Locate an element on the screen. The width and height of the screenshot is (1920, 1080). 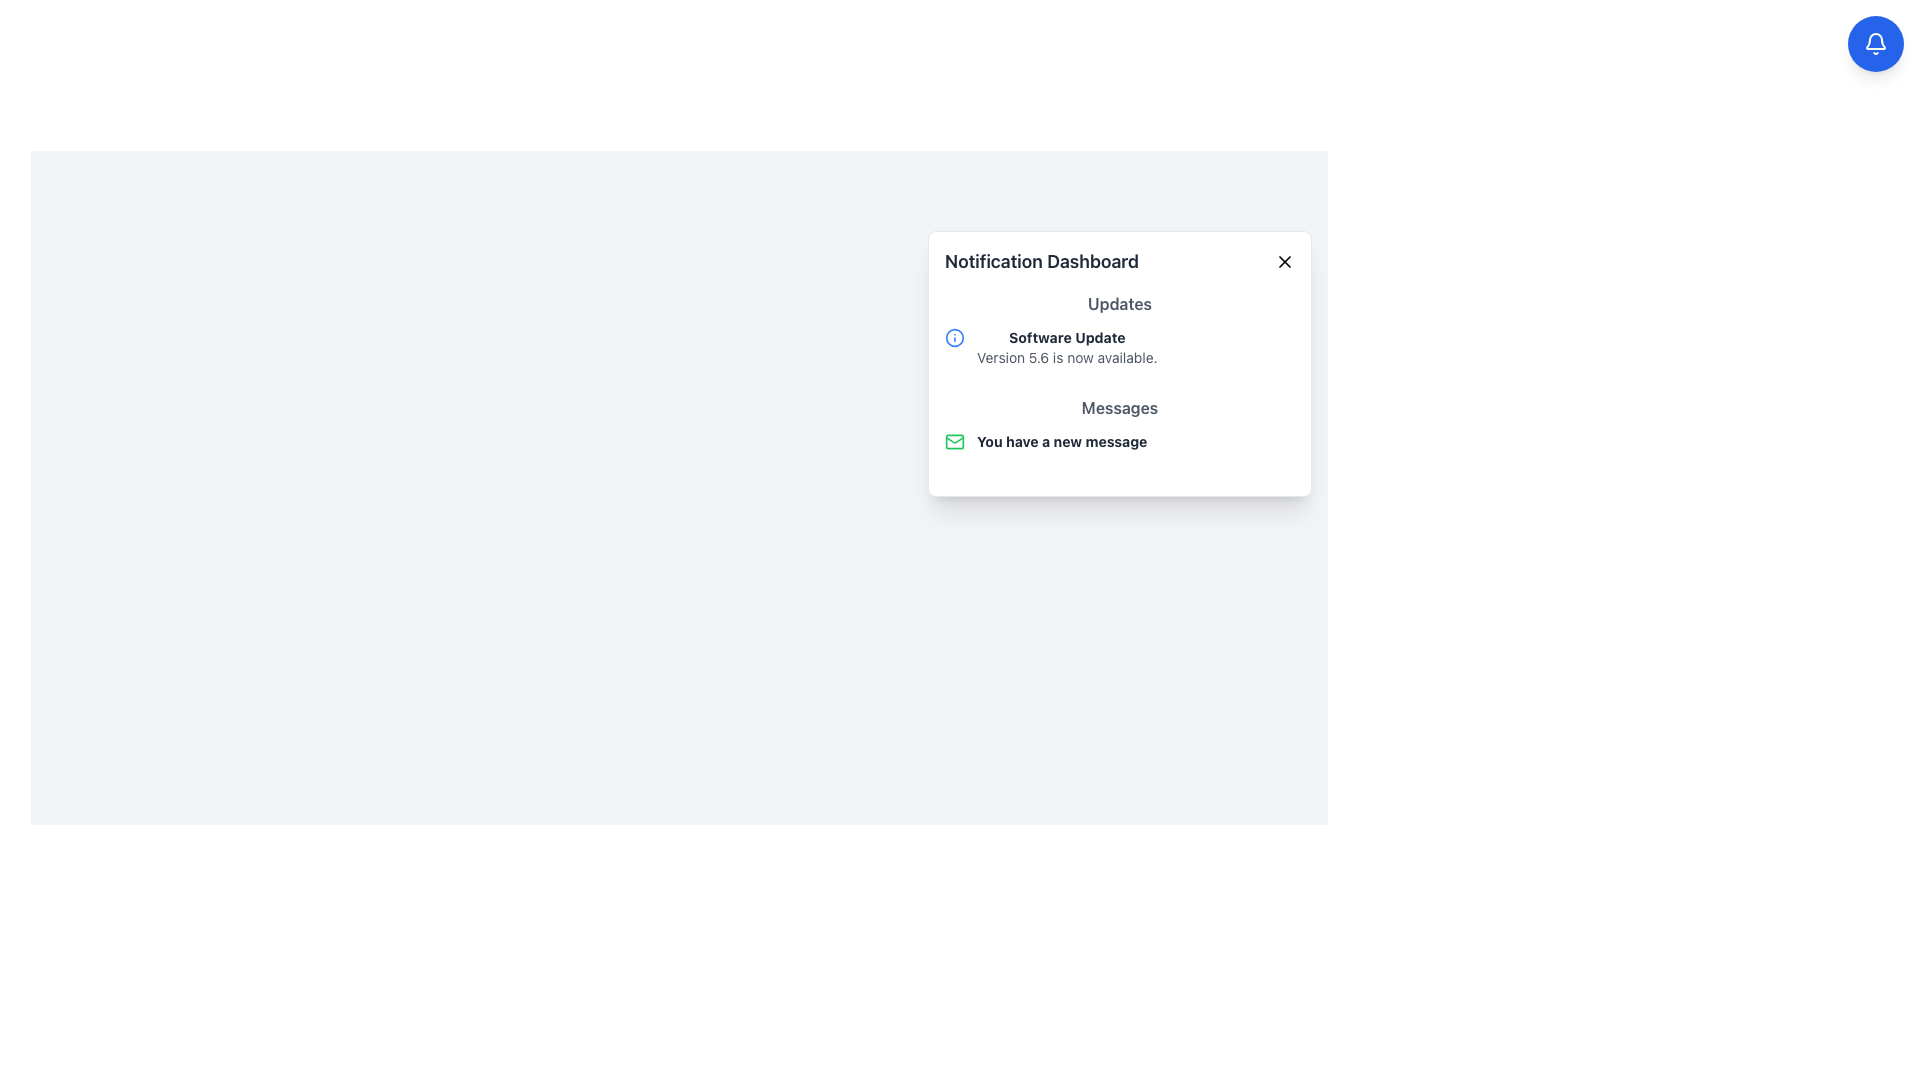
information provided in the notification pop-up titled 'Notification Dashboard', which includes updates about a software update and messages about new notifications is located at coordinates (1118, 363).